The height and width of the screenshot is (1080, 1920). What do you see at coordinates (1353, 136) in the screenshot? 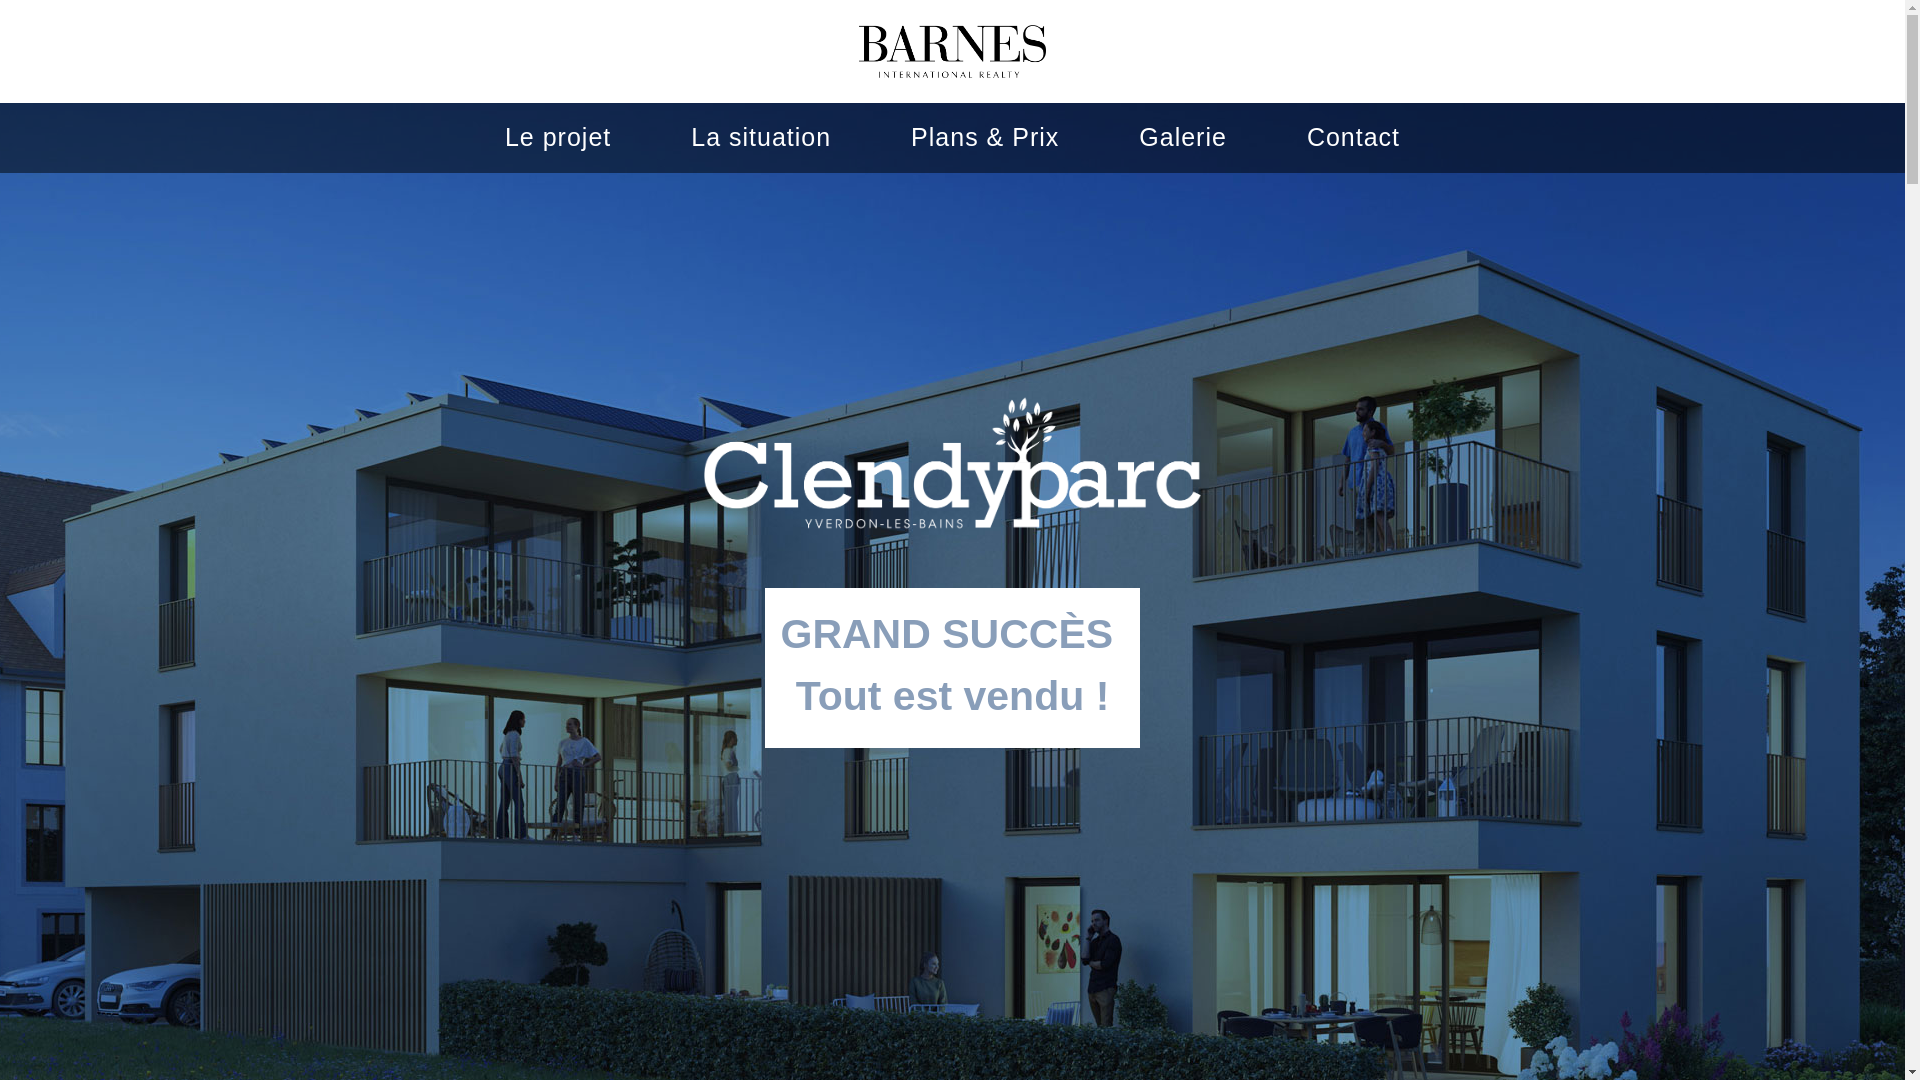
I see `'Contact'` at bounding box center [1353, 136].